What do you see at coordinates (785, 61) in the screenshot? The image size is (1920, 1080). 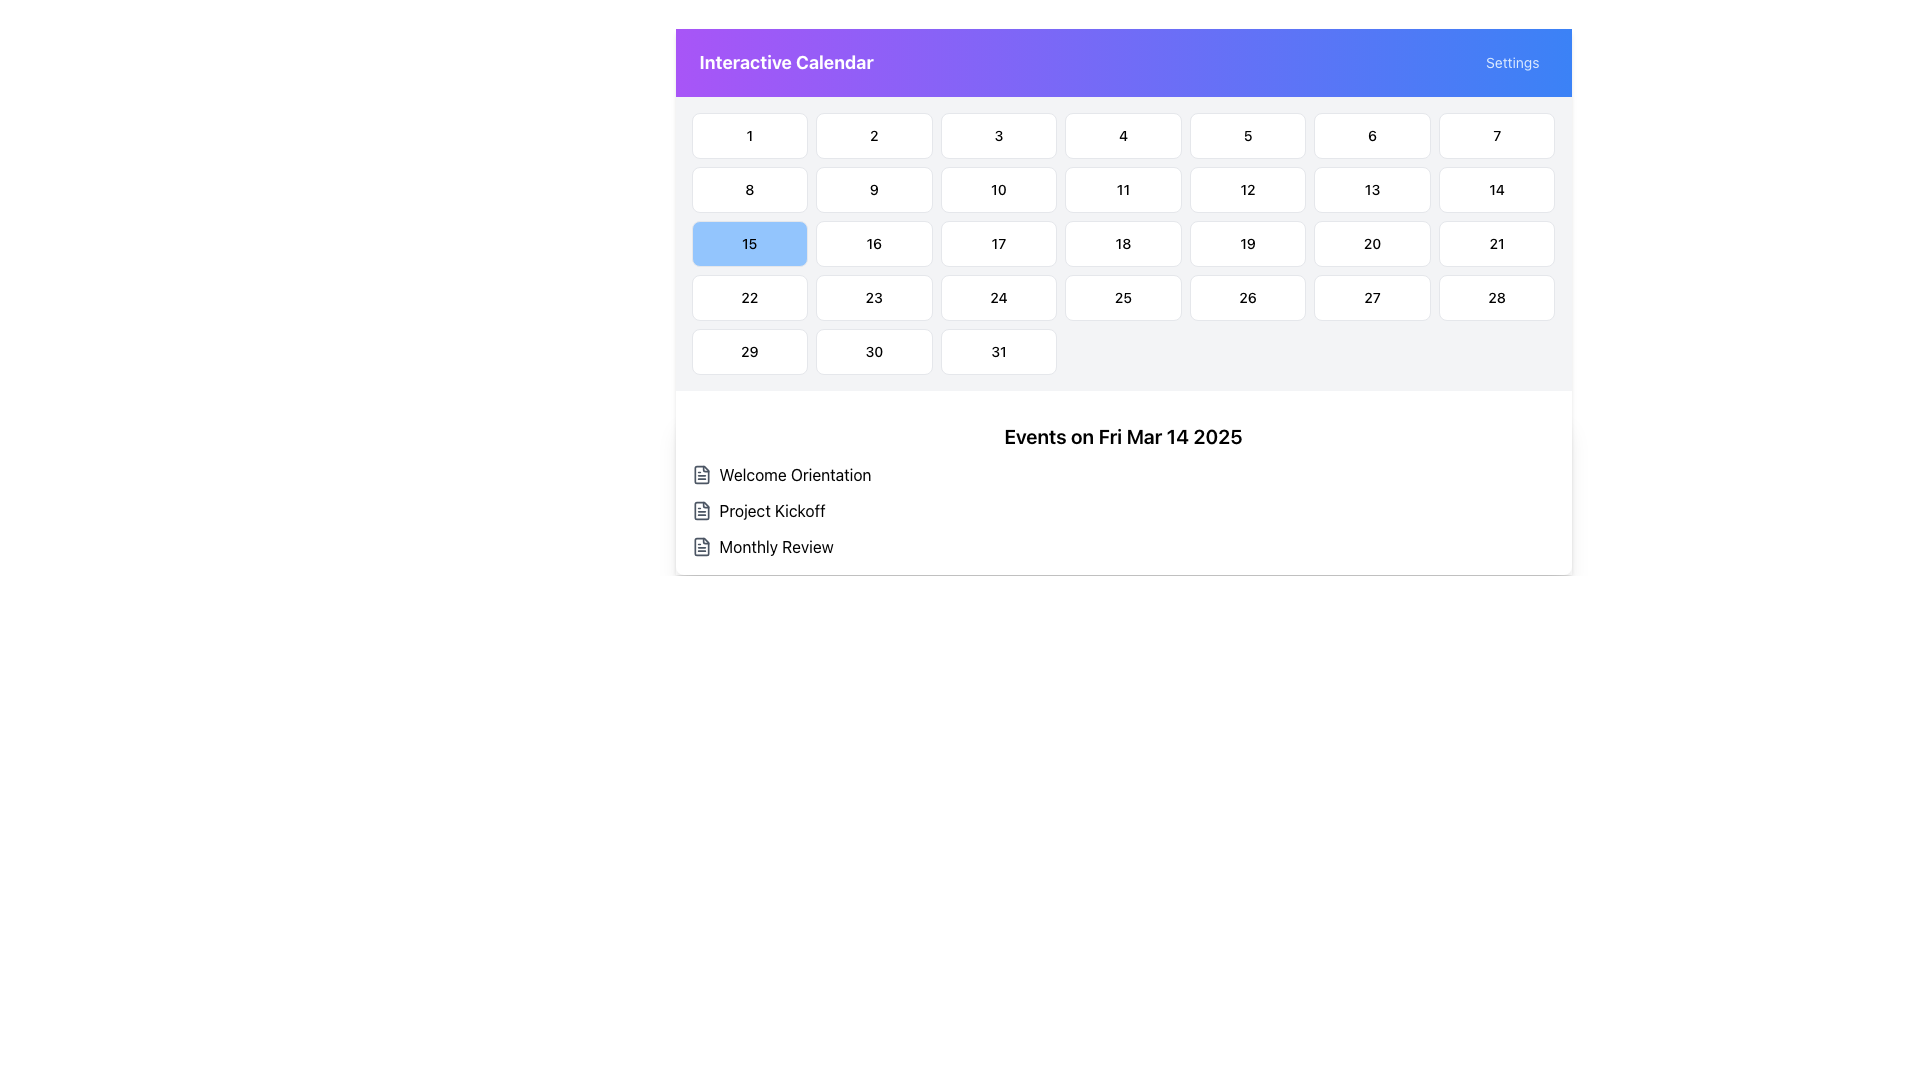 I see `the bold, white text label displaying 'Interactive Calendar' located at the top-left corner of the header section` at bounding box center [785, 61].